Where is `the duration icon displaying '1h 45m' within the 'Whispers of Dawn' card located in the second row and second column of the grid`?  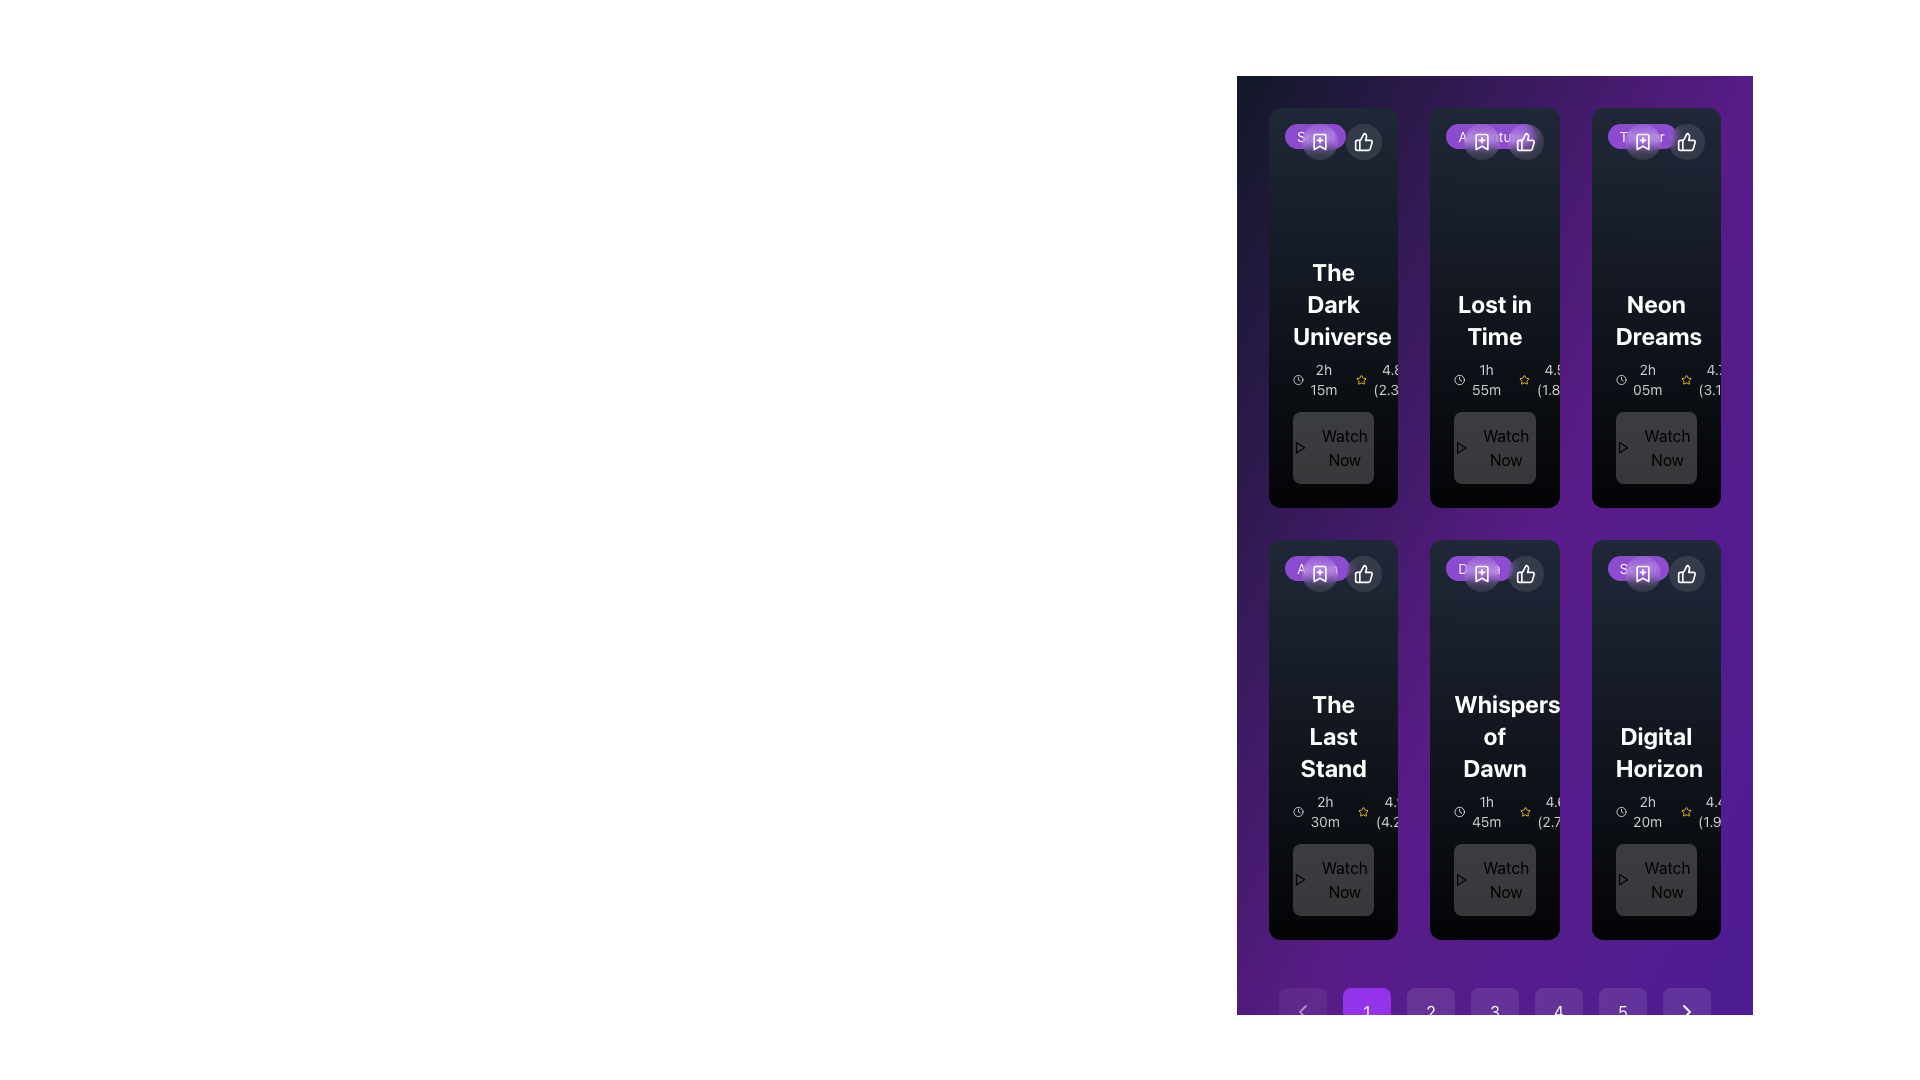
the duration icon displaying '1h 45m' within the 'Whispers of Dawn' card located in the second row and second column of the grid is located at coordinates (1459, 812).